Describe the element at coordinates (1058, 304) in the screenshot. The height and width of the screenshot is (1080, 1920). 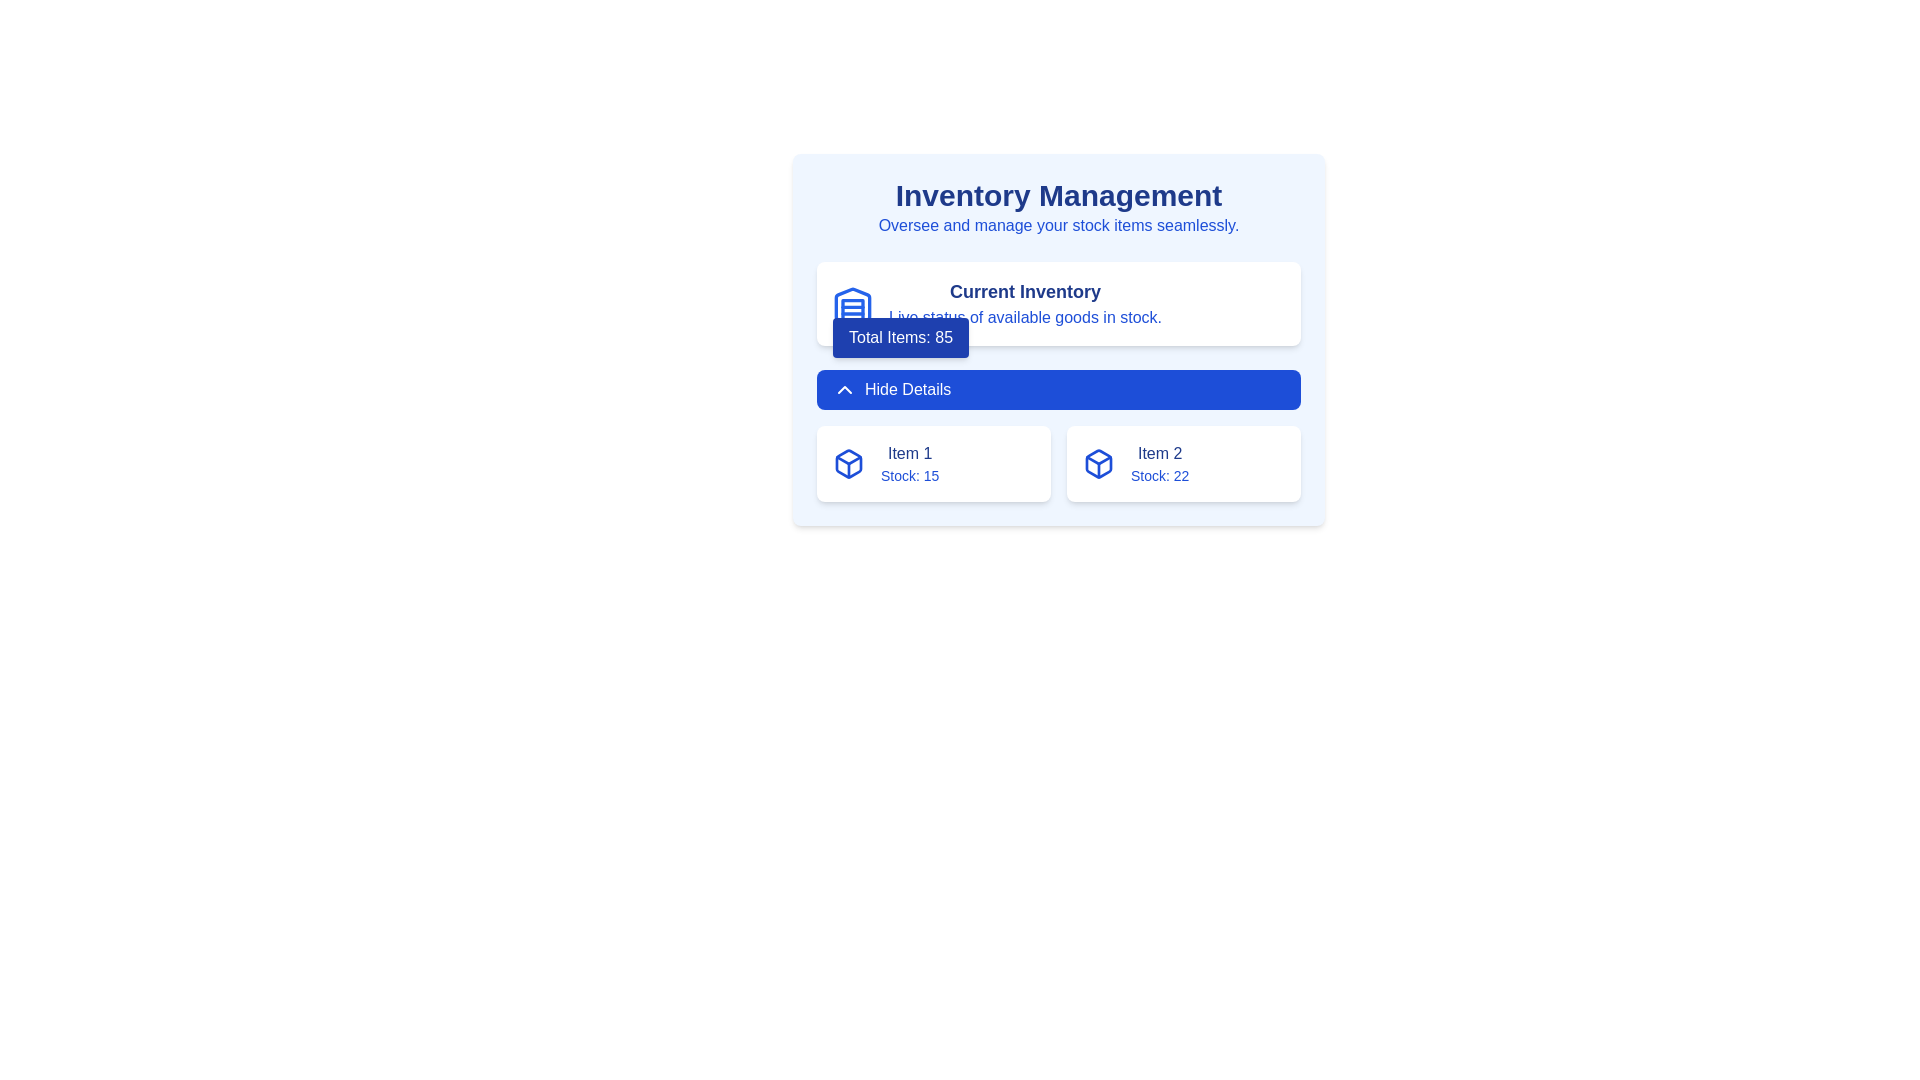
I see `the text element displaying 'Current Inventory' in bold blue font, located near the top of the 'Inventory Management' card and above the 'Hide Details' button` at that location.